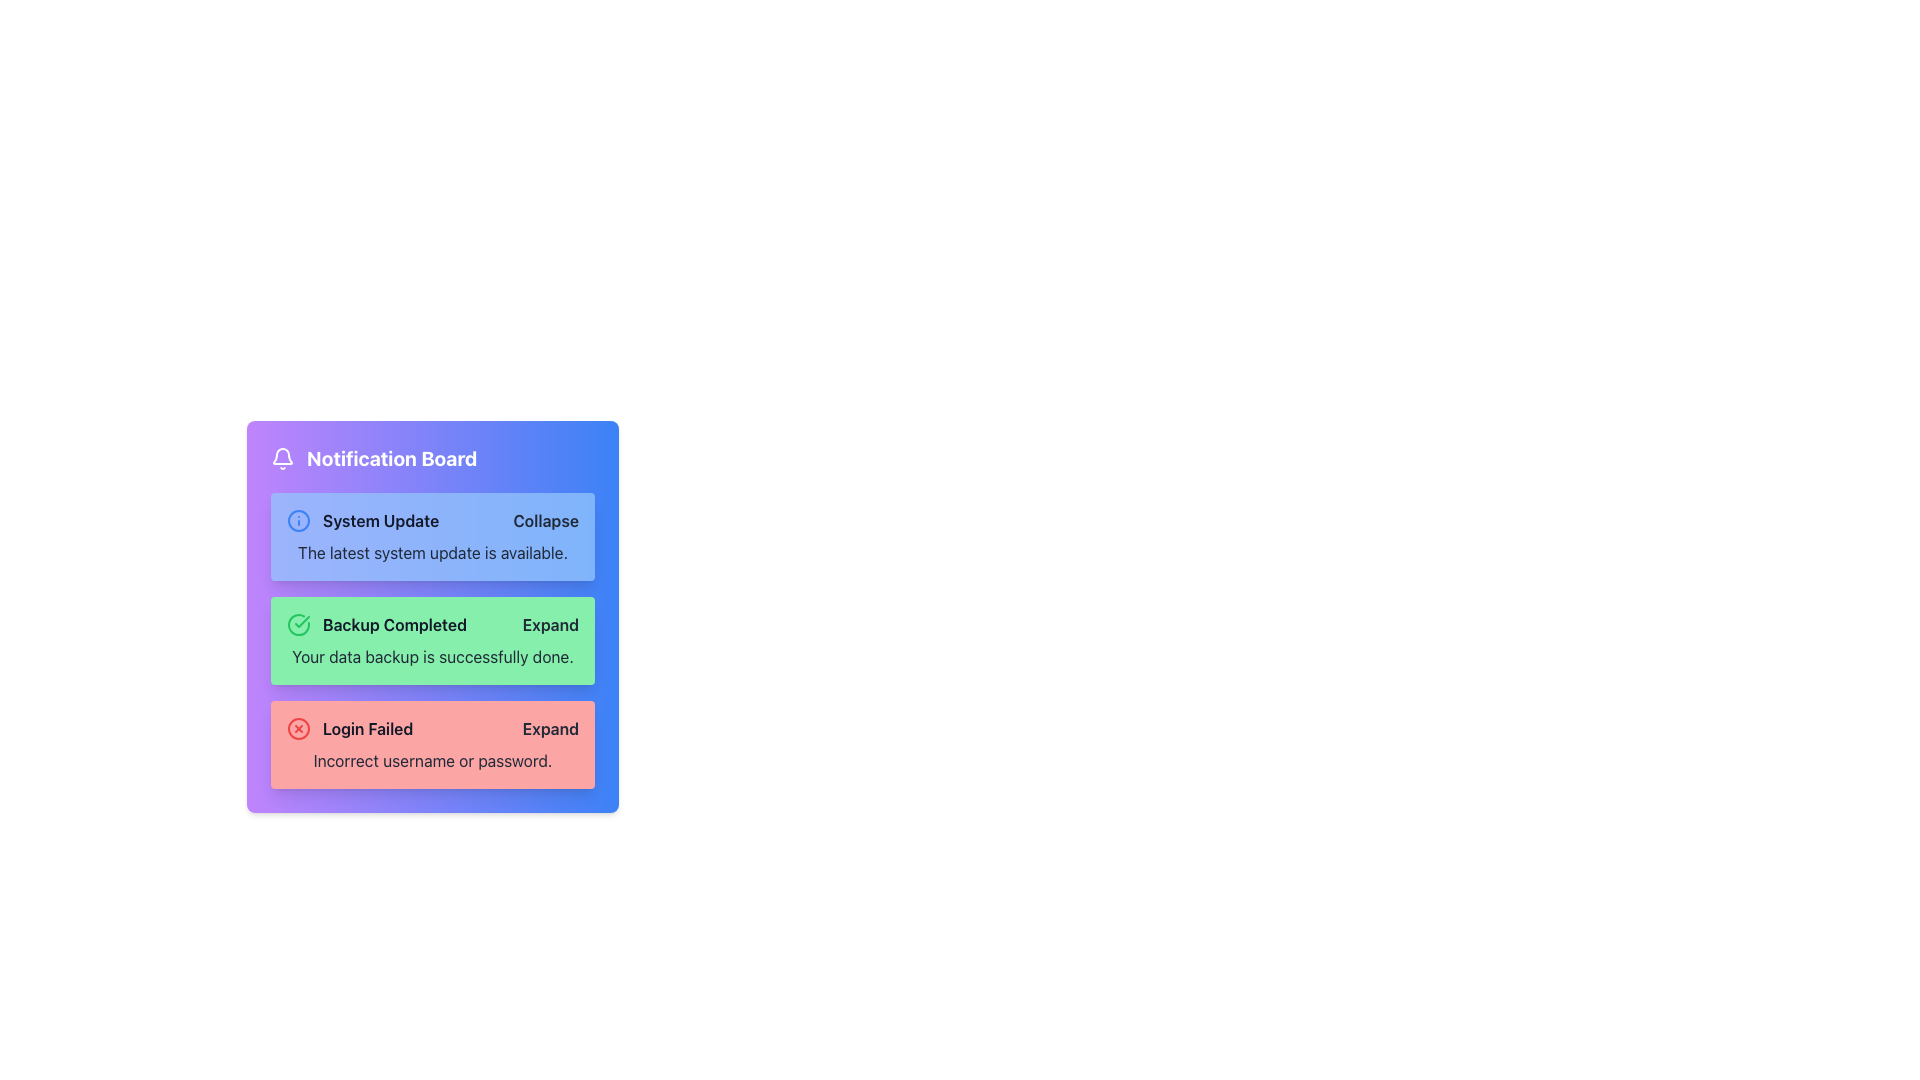 Image resolution: width=1920 pixels, height=1080 pixels. Describe the element at coordinates (431, 535) in the screenshot. I see `description text of the Notification Card that provides information about the latest system update, which is the first card in a vertical stack of three notifications` at that location.